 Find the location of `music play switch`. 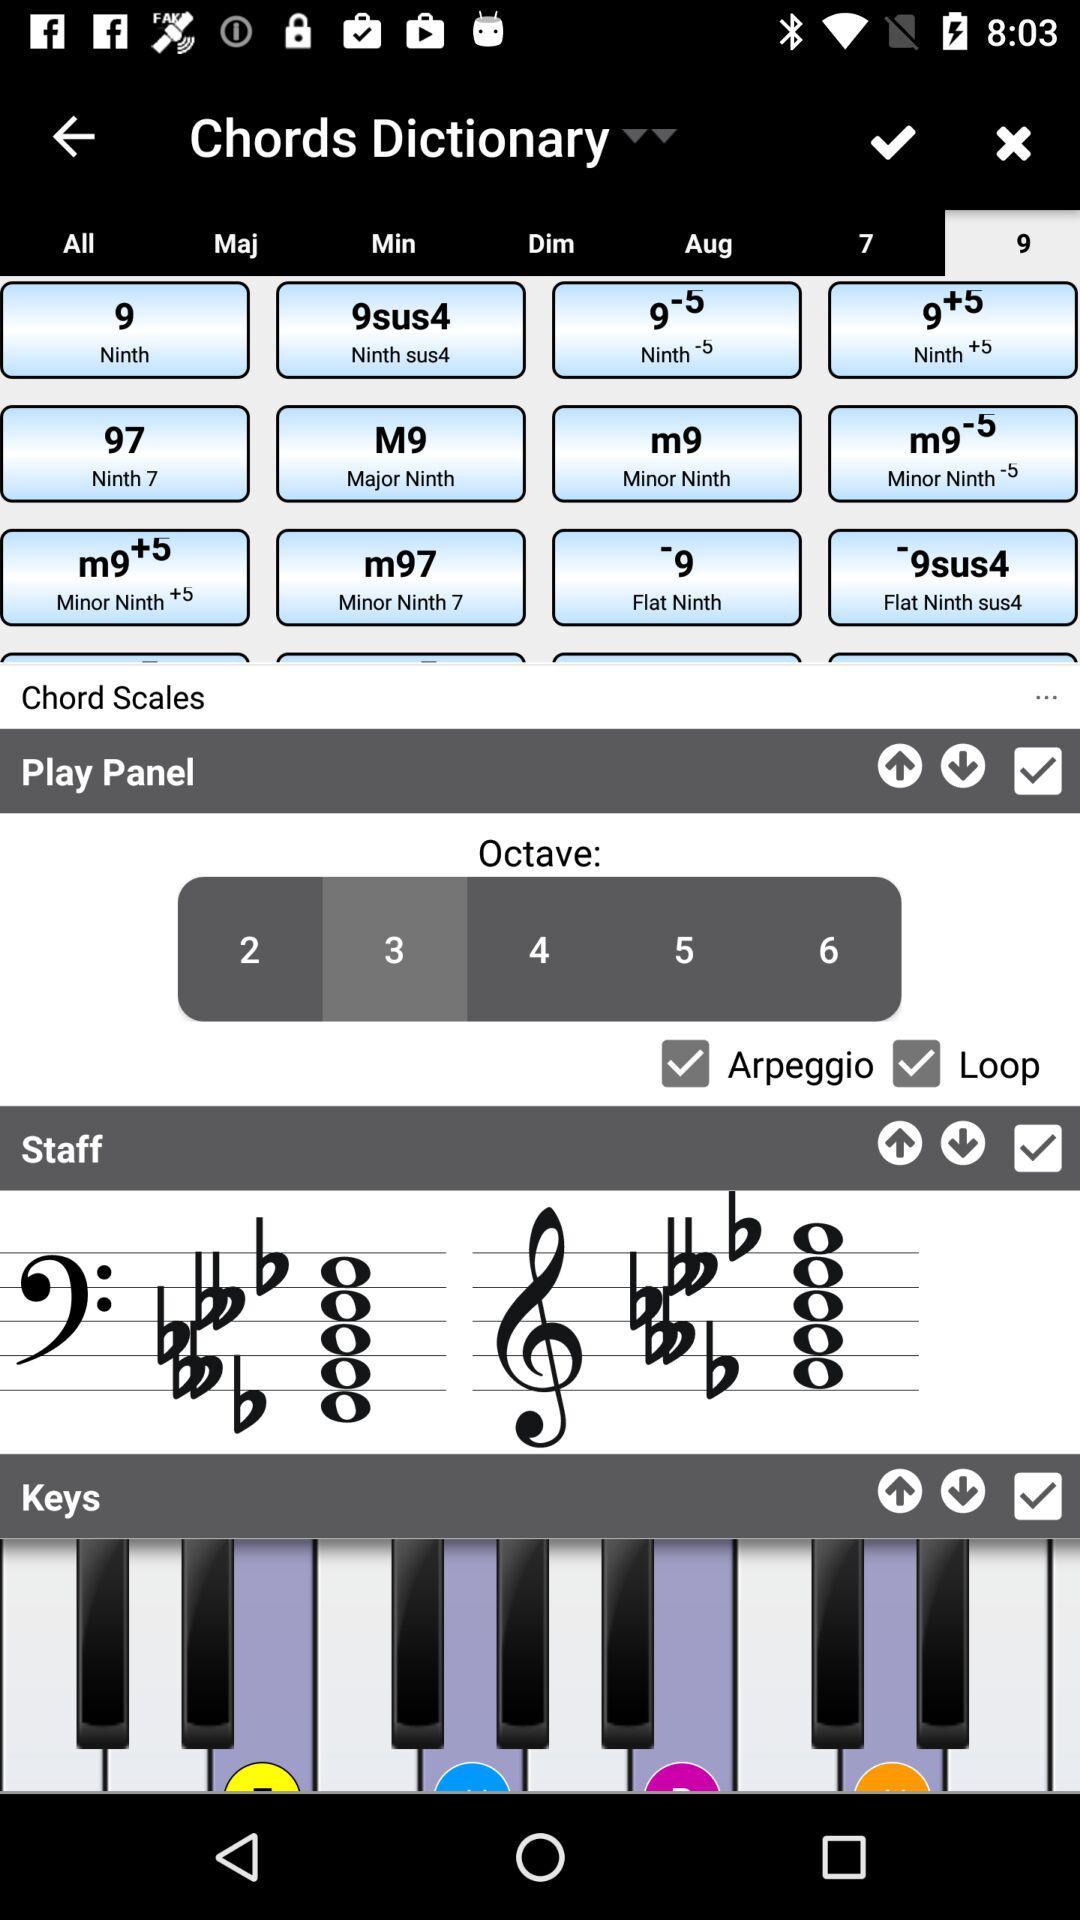

music play switch is located at coordinates (1063, 1665).